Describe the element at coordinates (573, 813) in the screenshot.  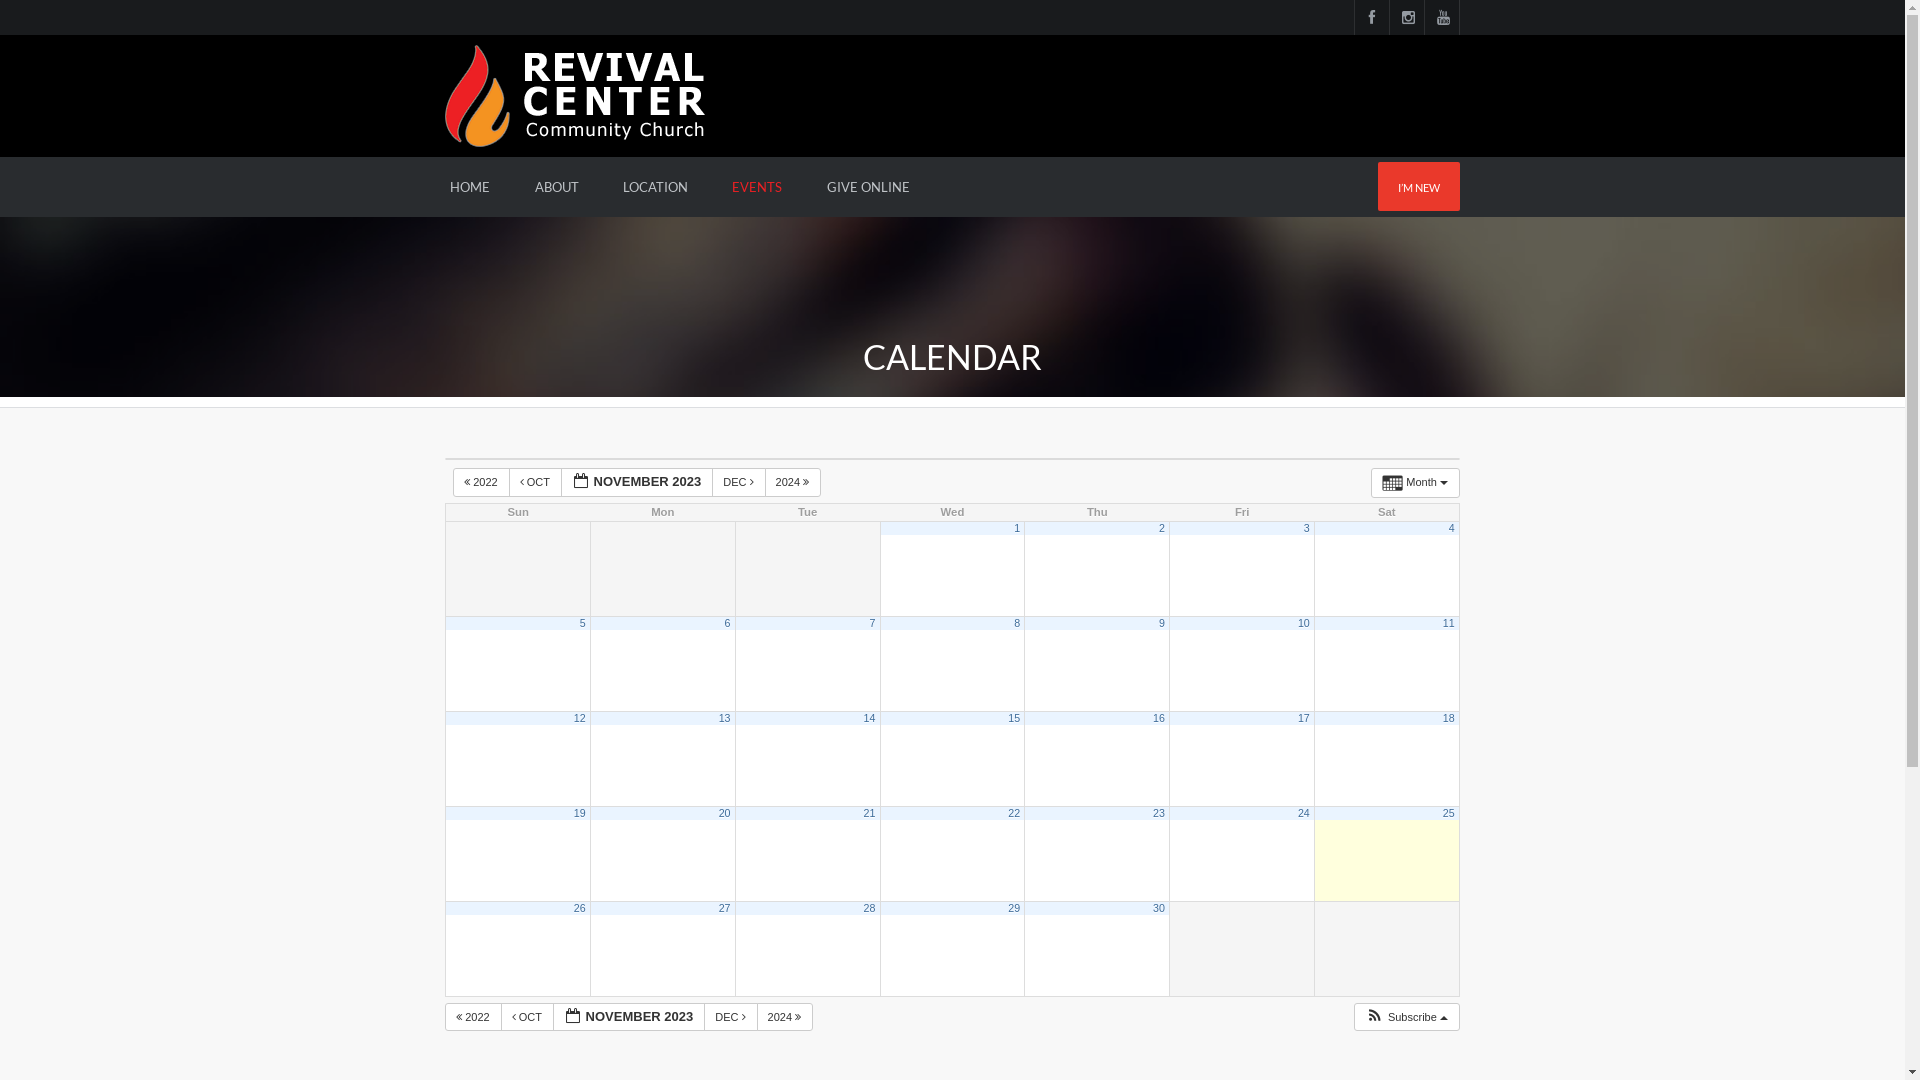
I see `'19'` at that location.